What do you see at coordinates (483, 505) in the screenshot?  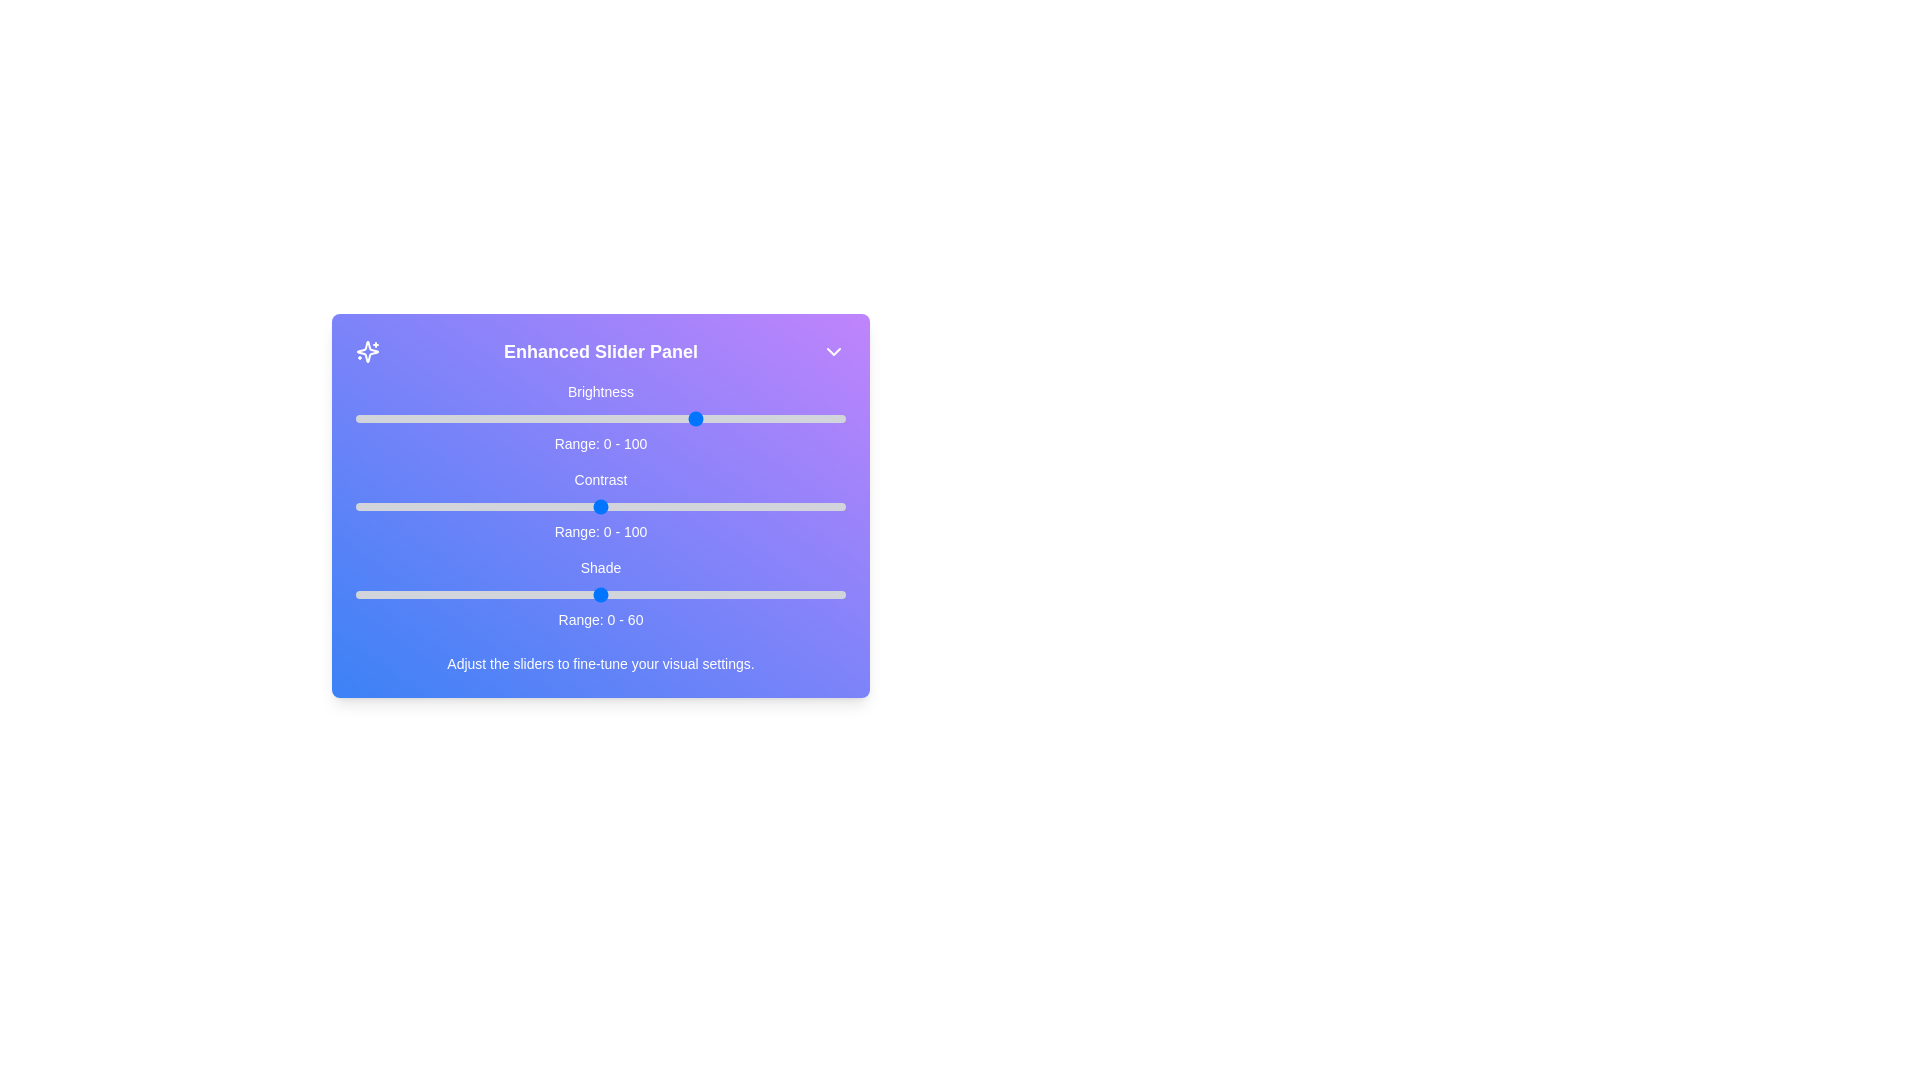 I see `the 1 slider to 26` at bounding box center [483, 505].